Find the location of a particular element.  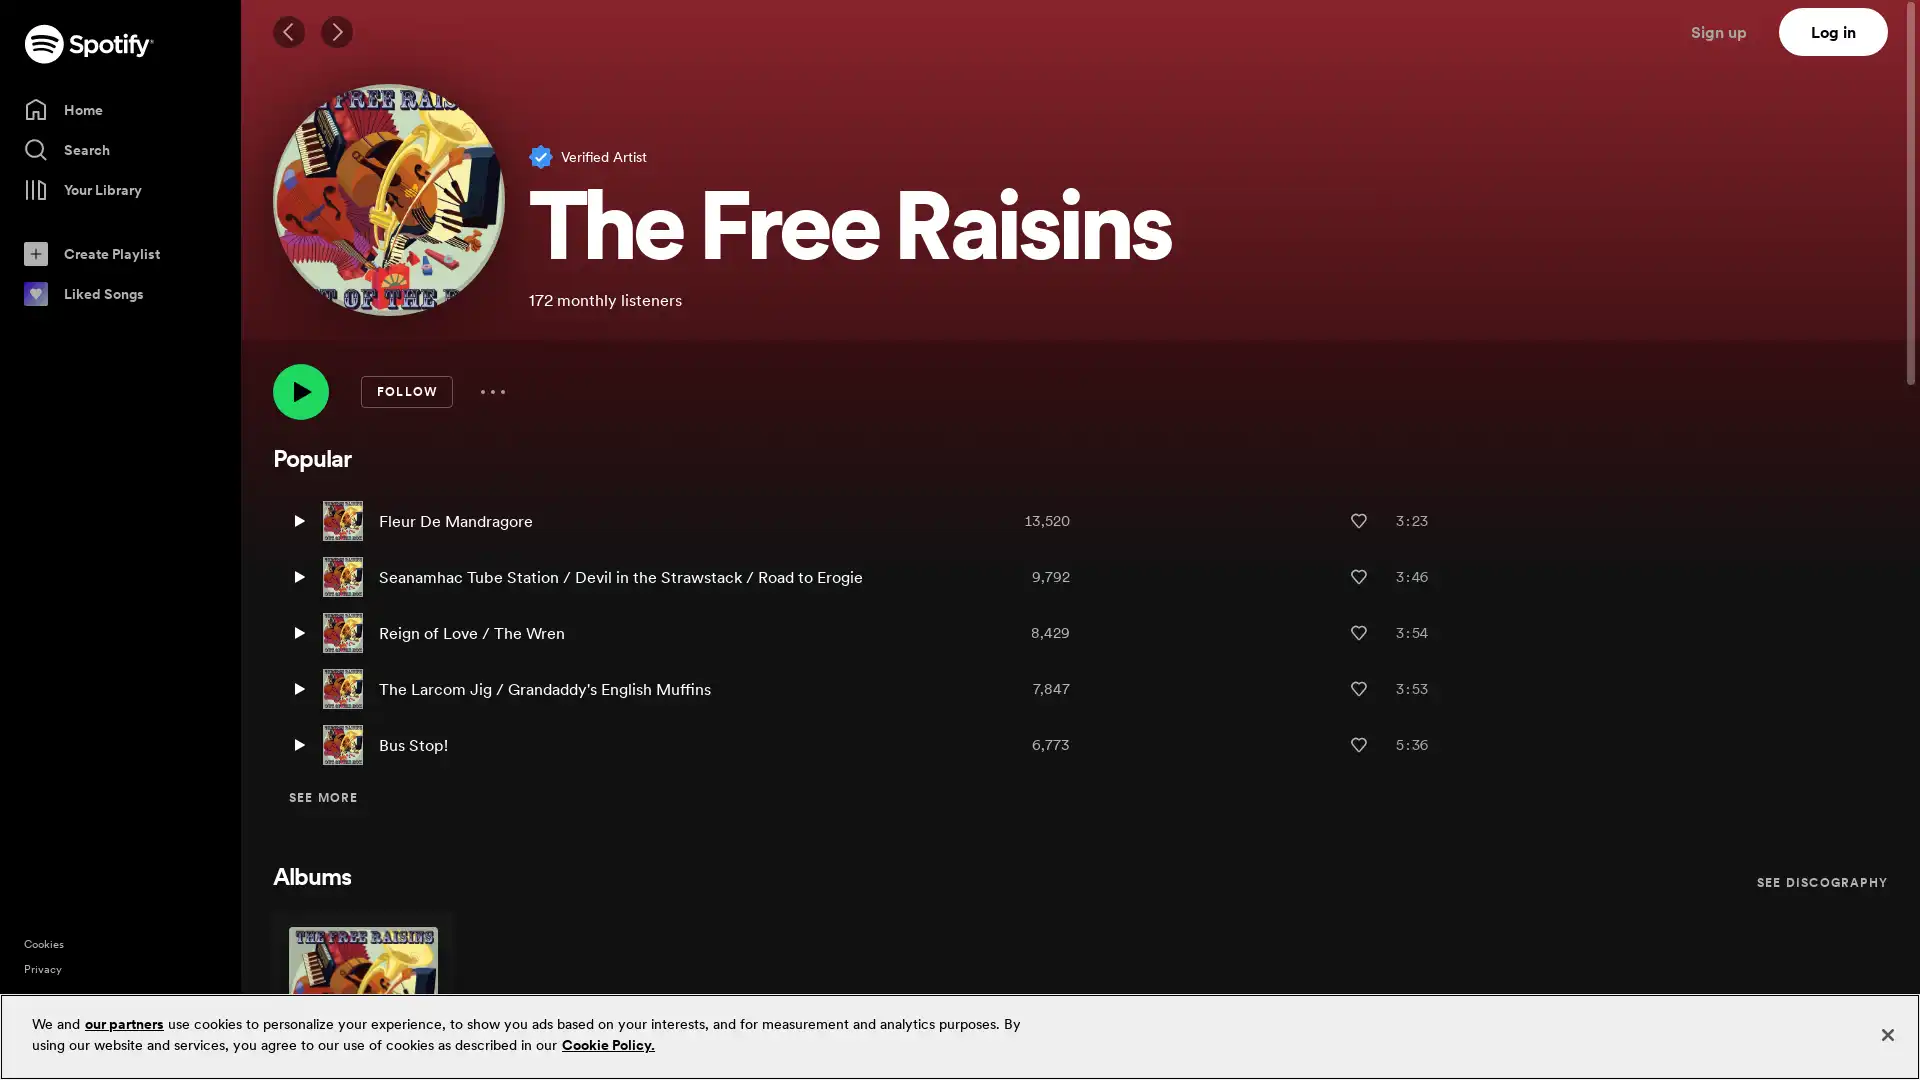

Play Fleur De Mandragore by The Free Raisins is located at coordinates (297, 519).